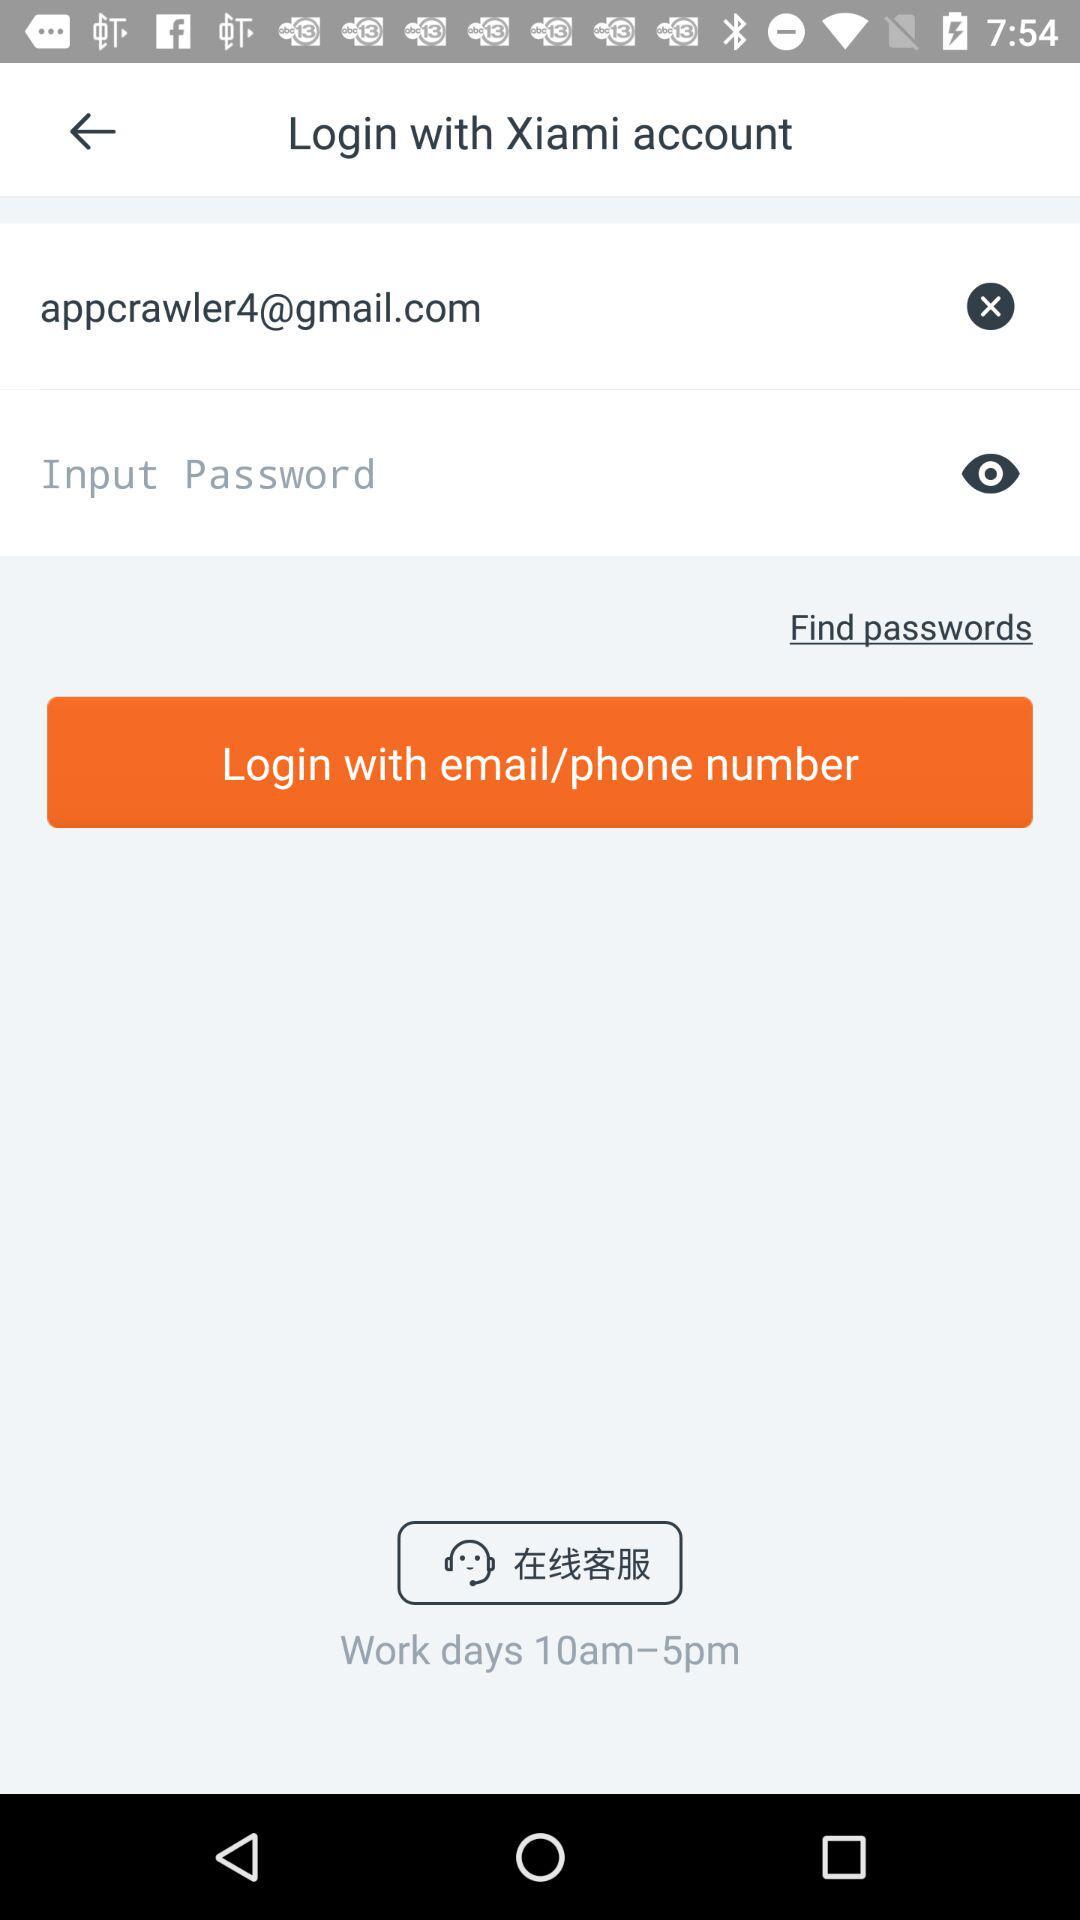 This screenshot has height=1920, width=1080. Describe the element at coordinates (990, 505) in the screenshot. I see `the visibility icon` at that location.